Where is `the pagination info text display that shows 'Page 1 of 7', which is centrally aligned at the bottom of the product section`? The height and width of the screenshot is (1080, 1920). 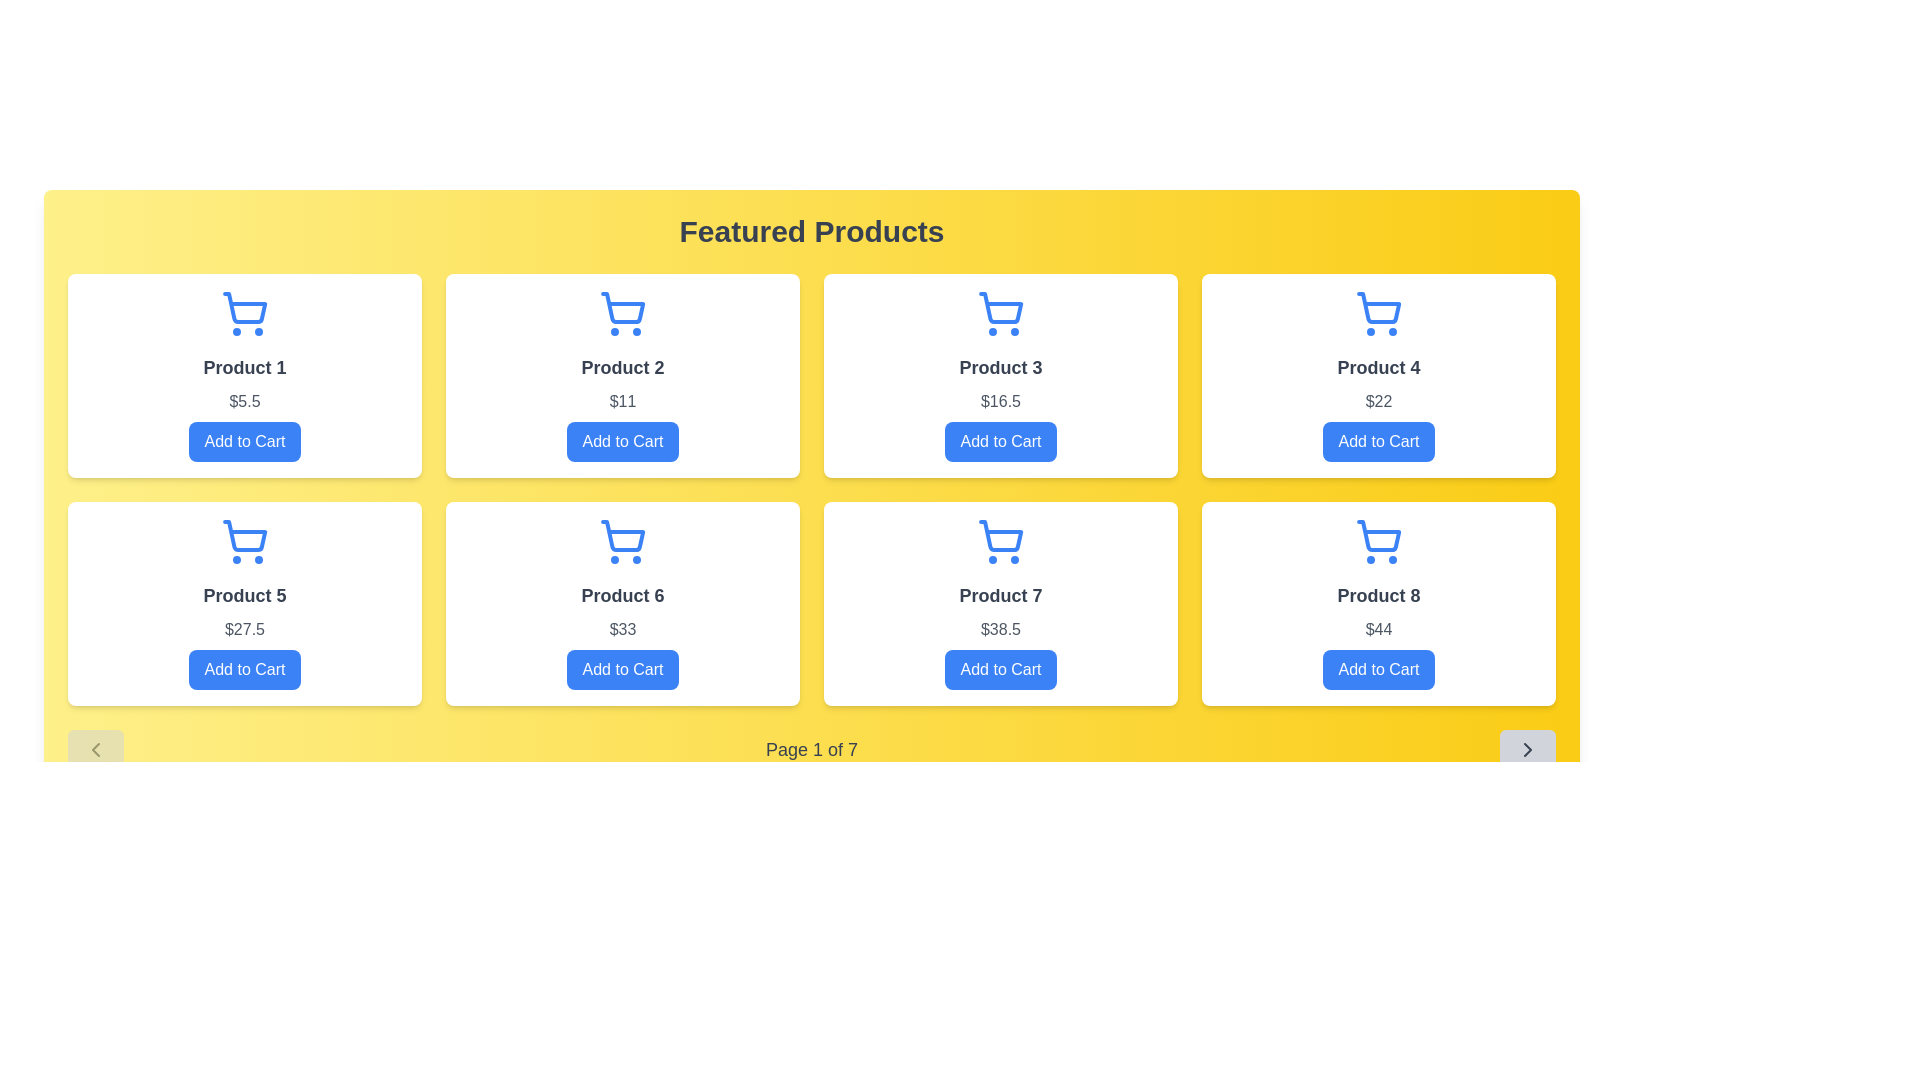 the pagination info text display that shows 'Page 1 of 7', which is centrally aligned at the bottom of the product section is located at coordinates (811, 749).